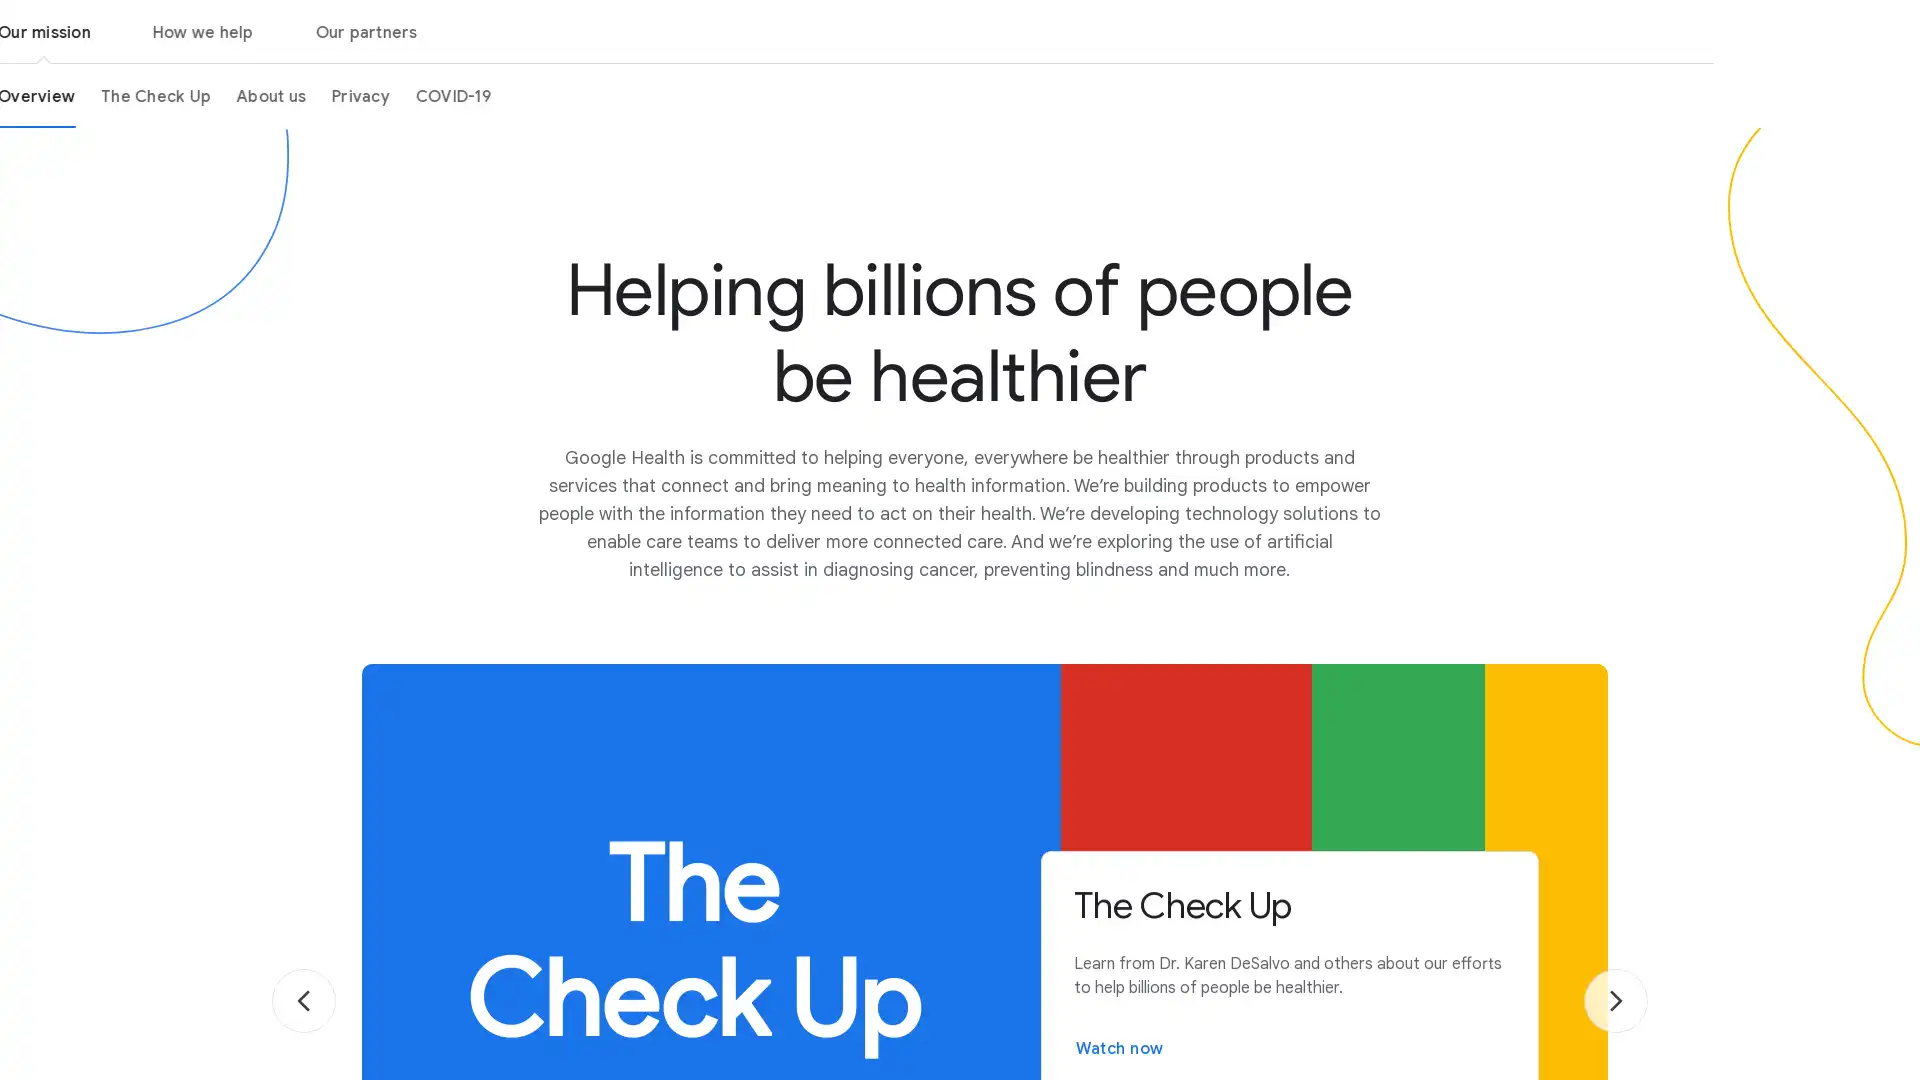 The image size is (1920, 1080). I want to click on Previous slide, so click(302, 1001).